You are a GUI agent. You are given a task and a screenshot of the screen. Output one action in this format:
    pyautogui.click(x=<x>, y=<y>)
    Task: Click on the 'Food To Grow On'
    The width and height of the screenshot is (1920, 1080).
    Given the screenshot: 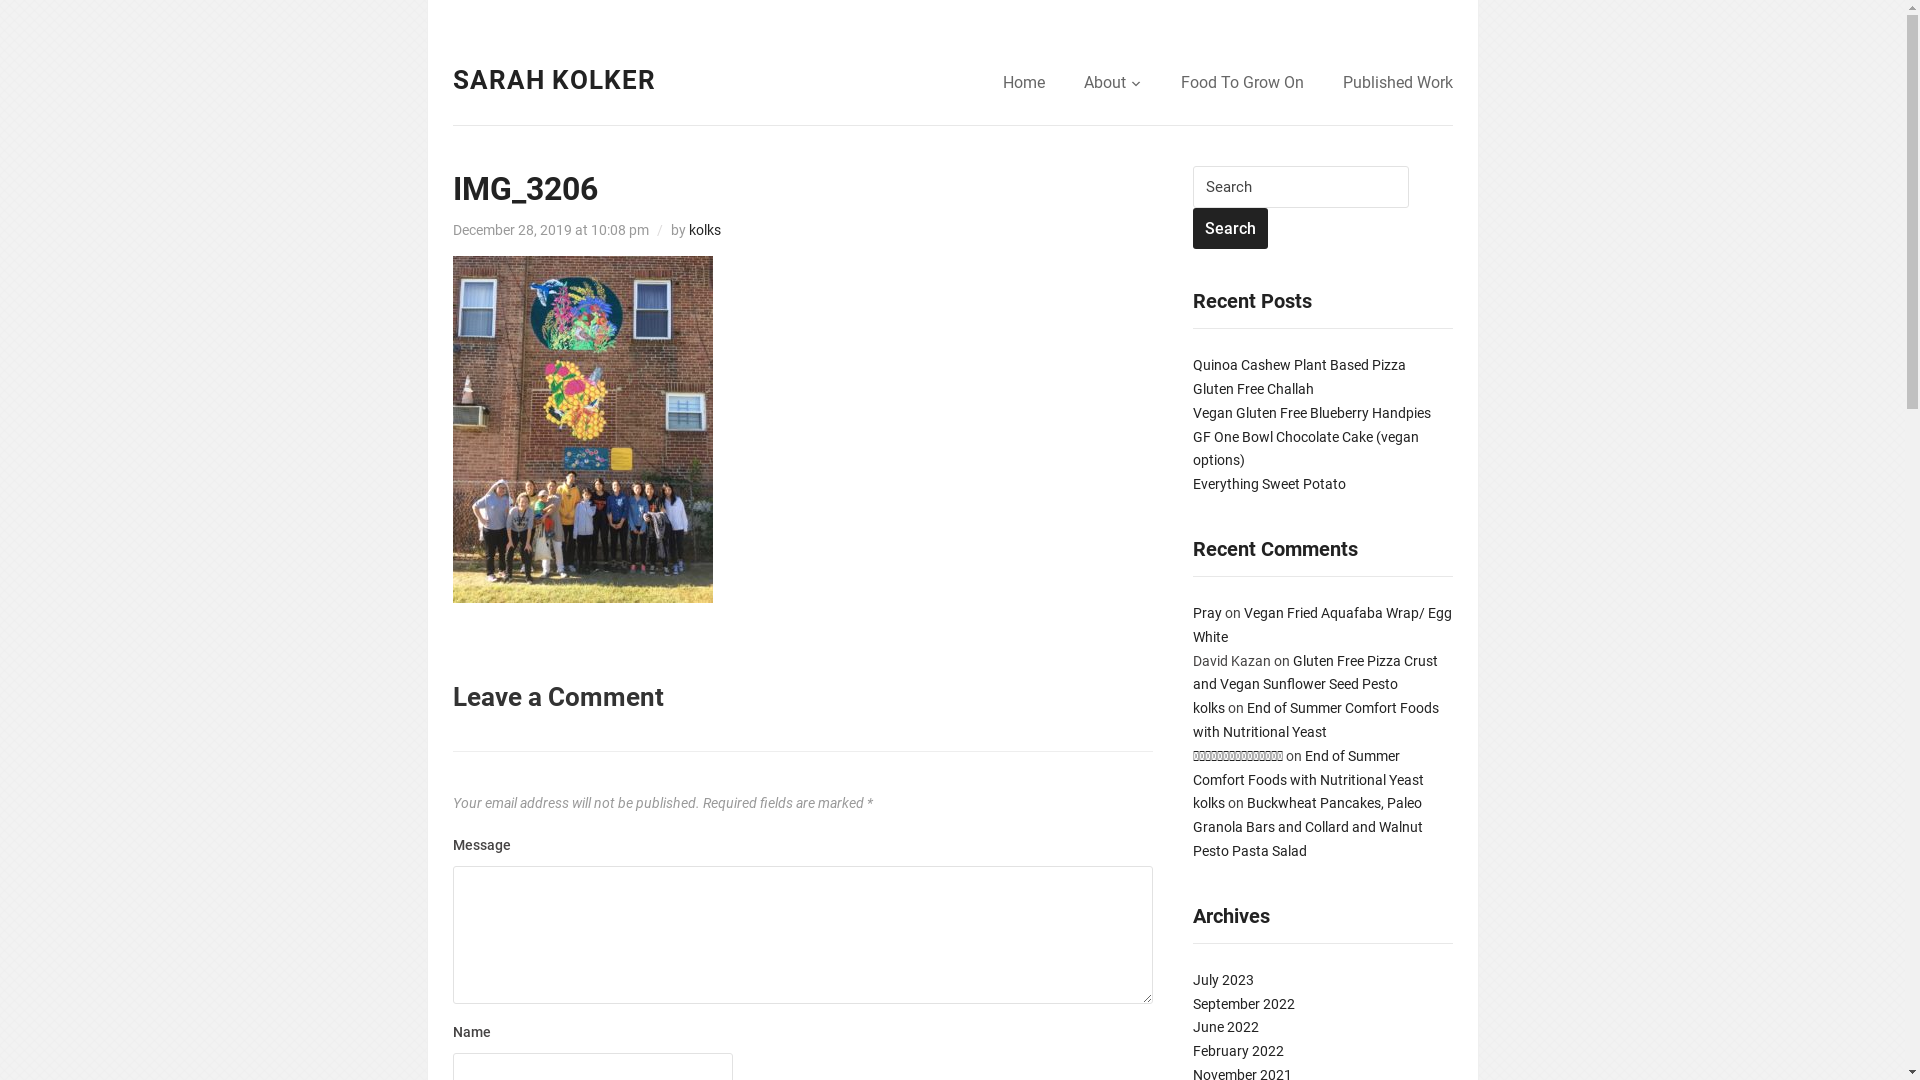 What is the action you would take?
    pyautogui.click(x=1240, y=83)
    